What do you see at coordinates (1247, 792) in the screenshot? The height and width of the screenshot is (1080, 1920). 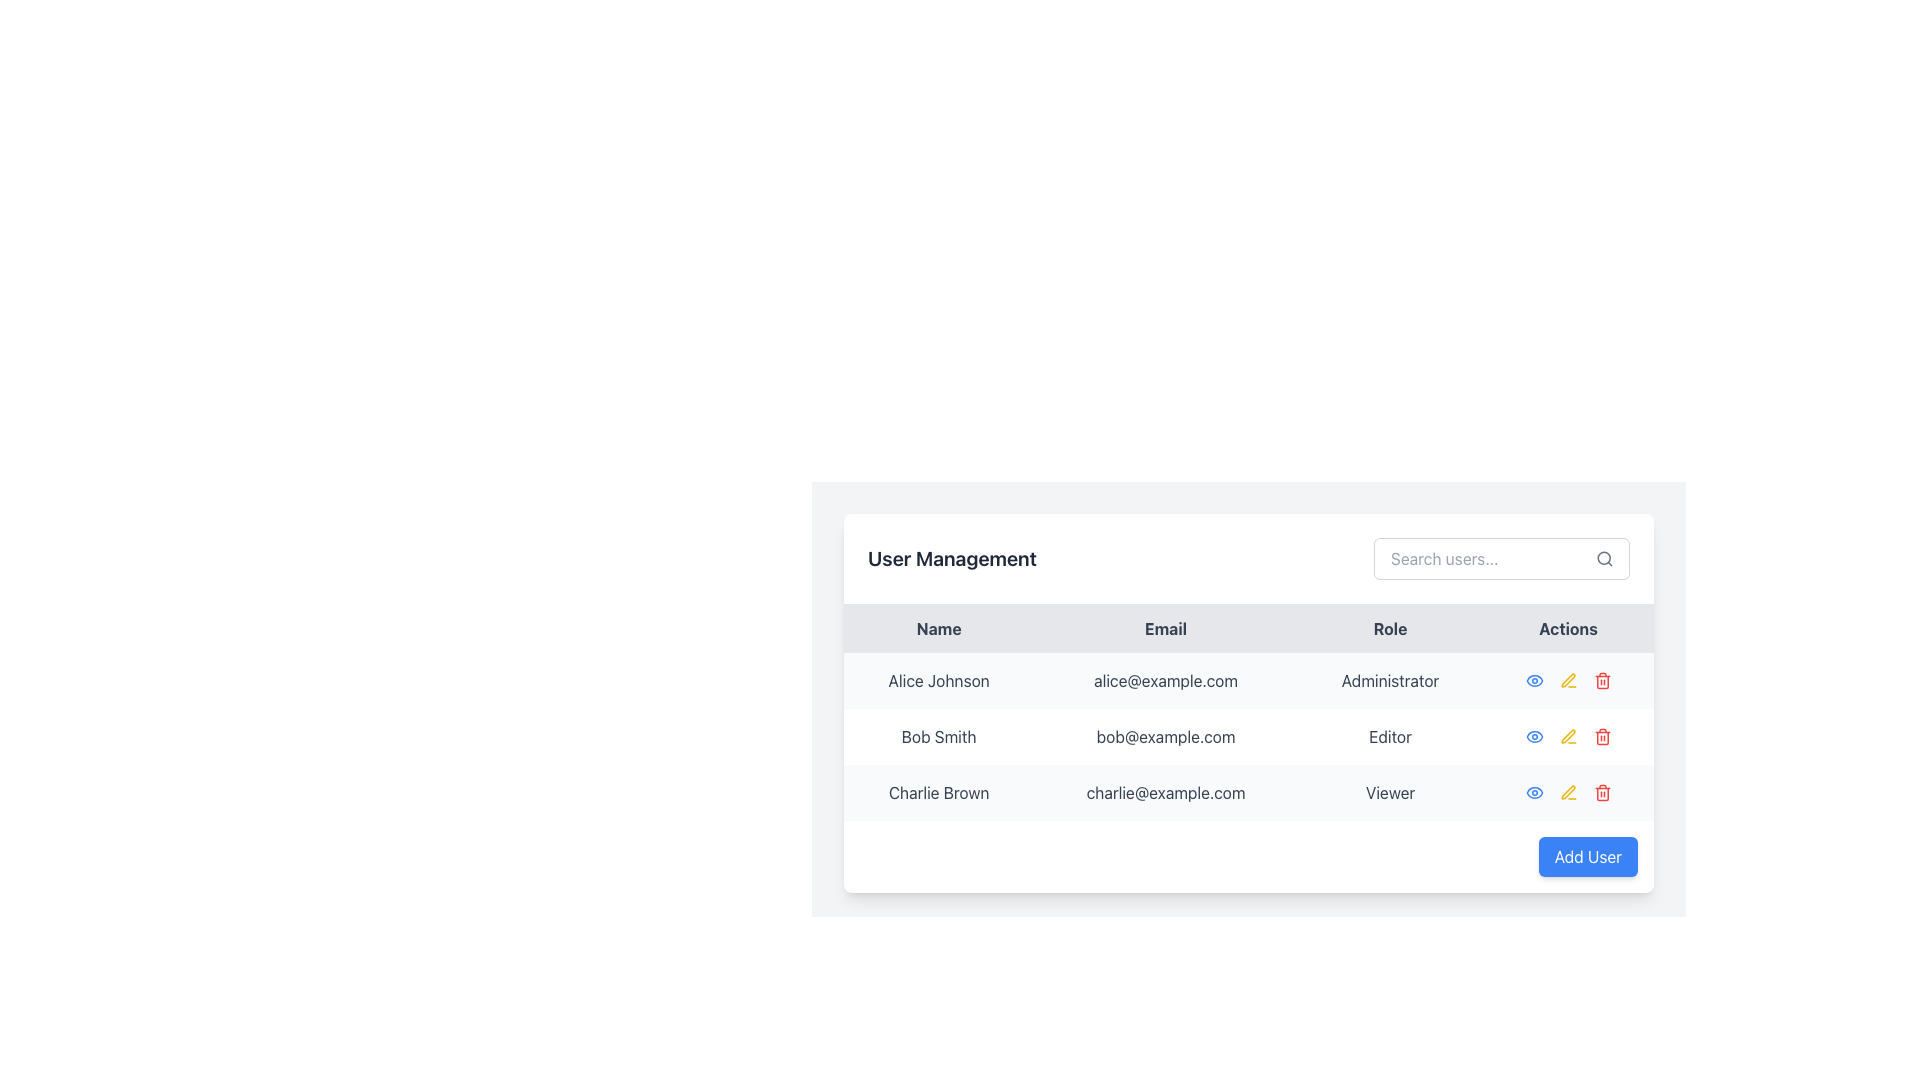 I see `name, email, and role information from the third row of the user management table, which represents the user 'Charlie Brown'` at bounding box center [1247, 792].